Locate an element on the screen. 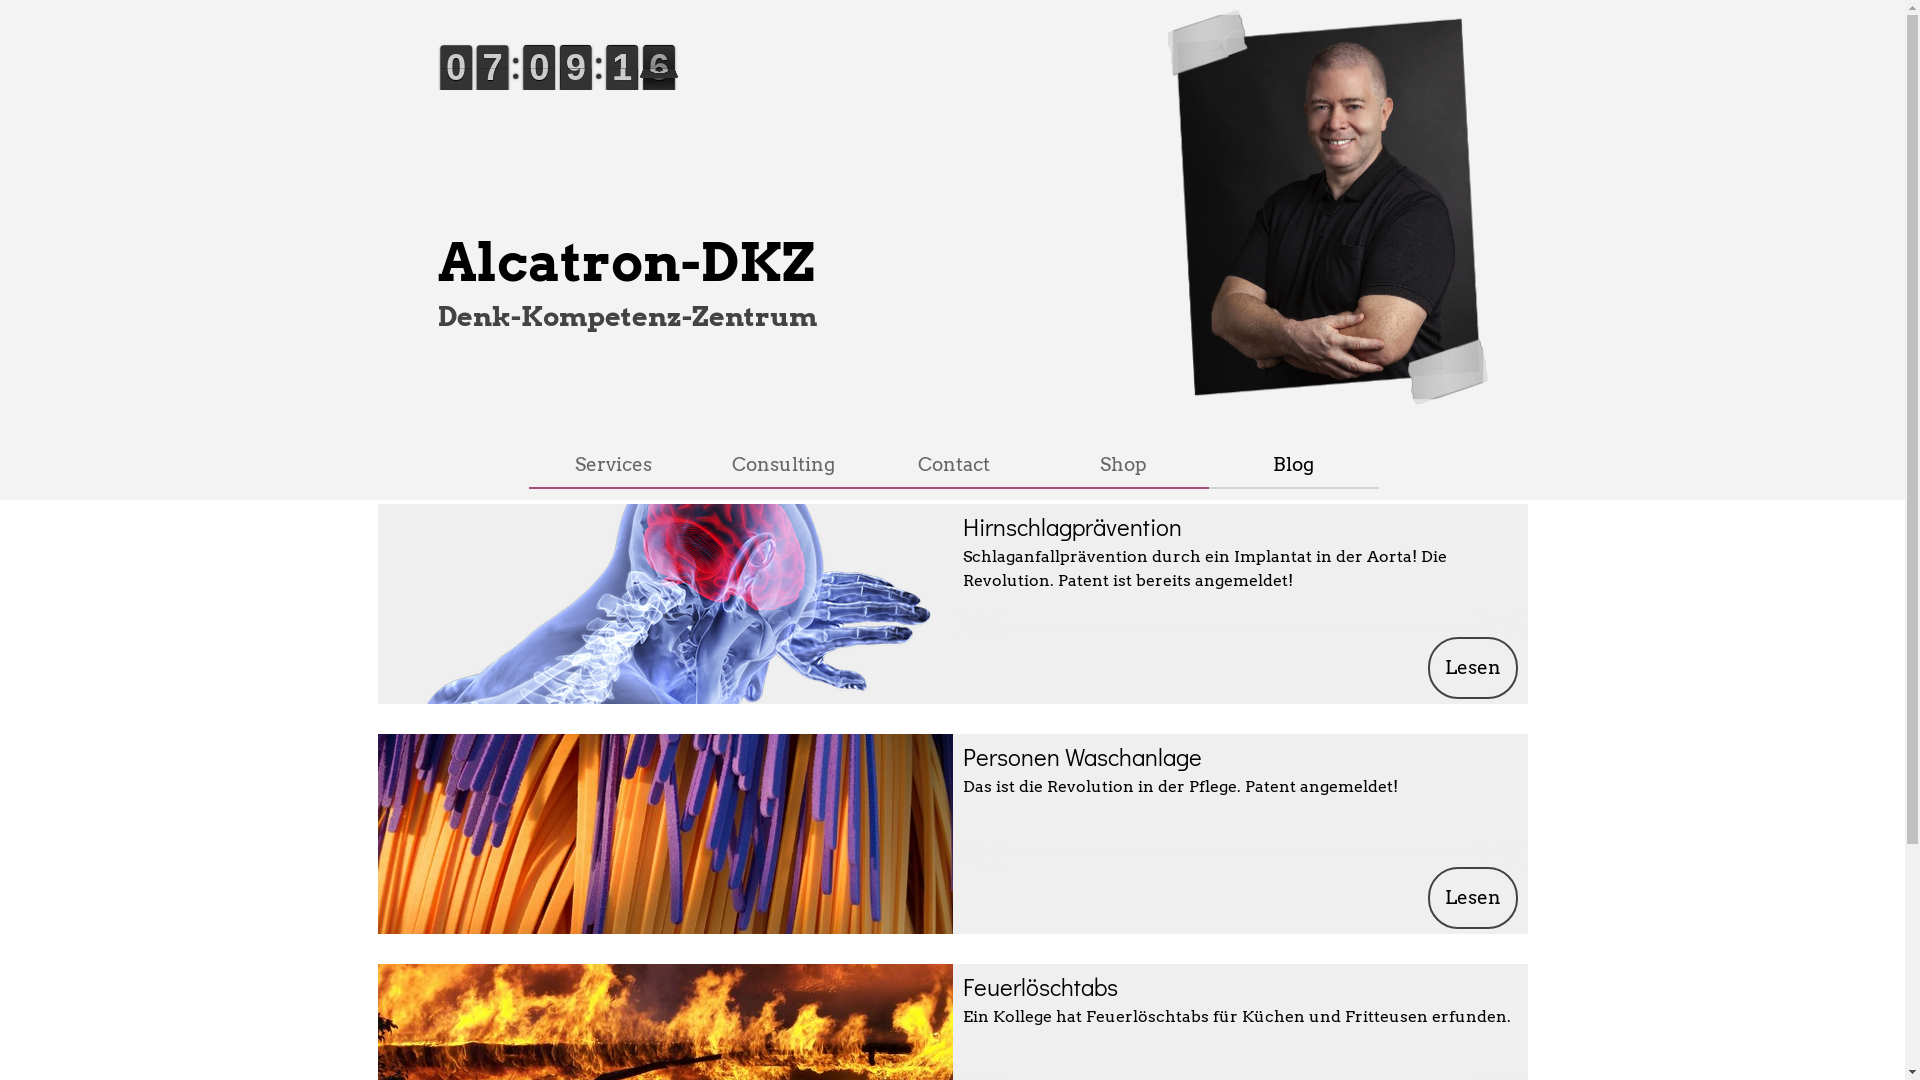 This screenshot has height=1080, width=1920. 'Contact' is located at coordinates (952, 464).